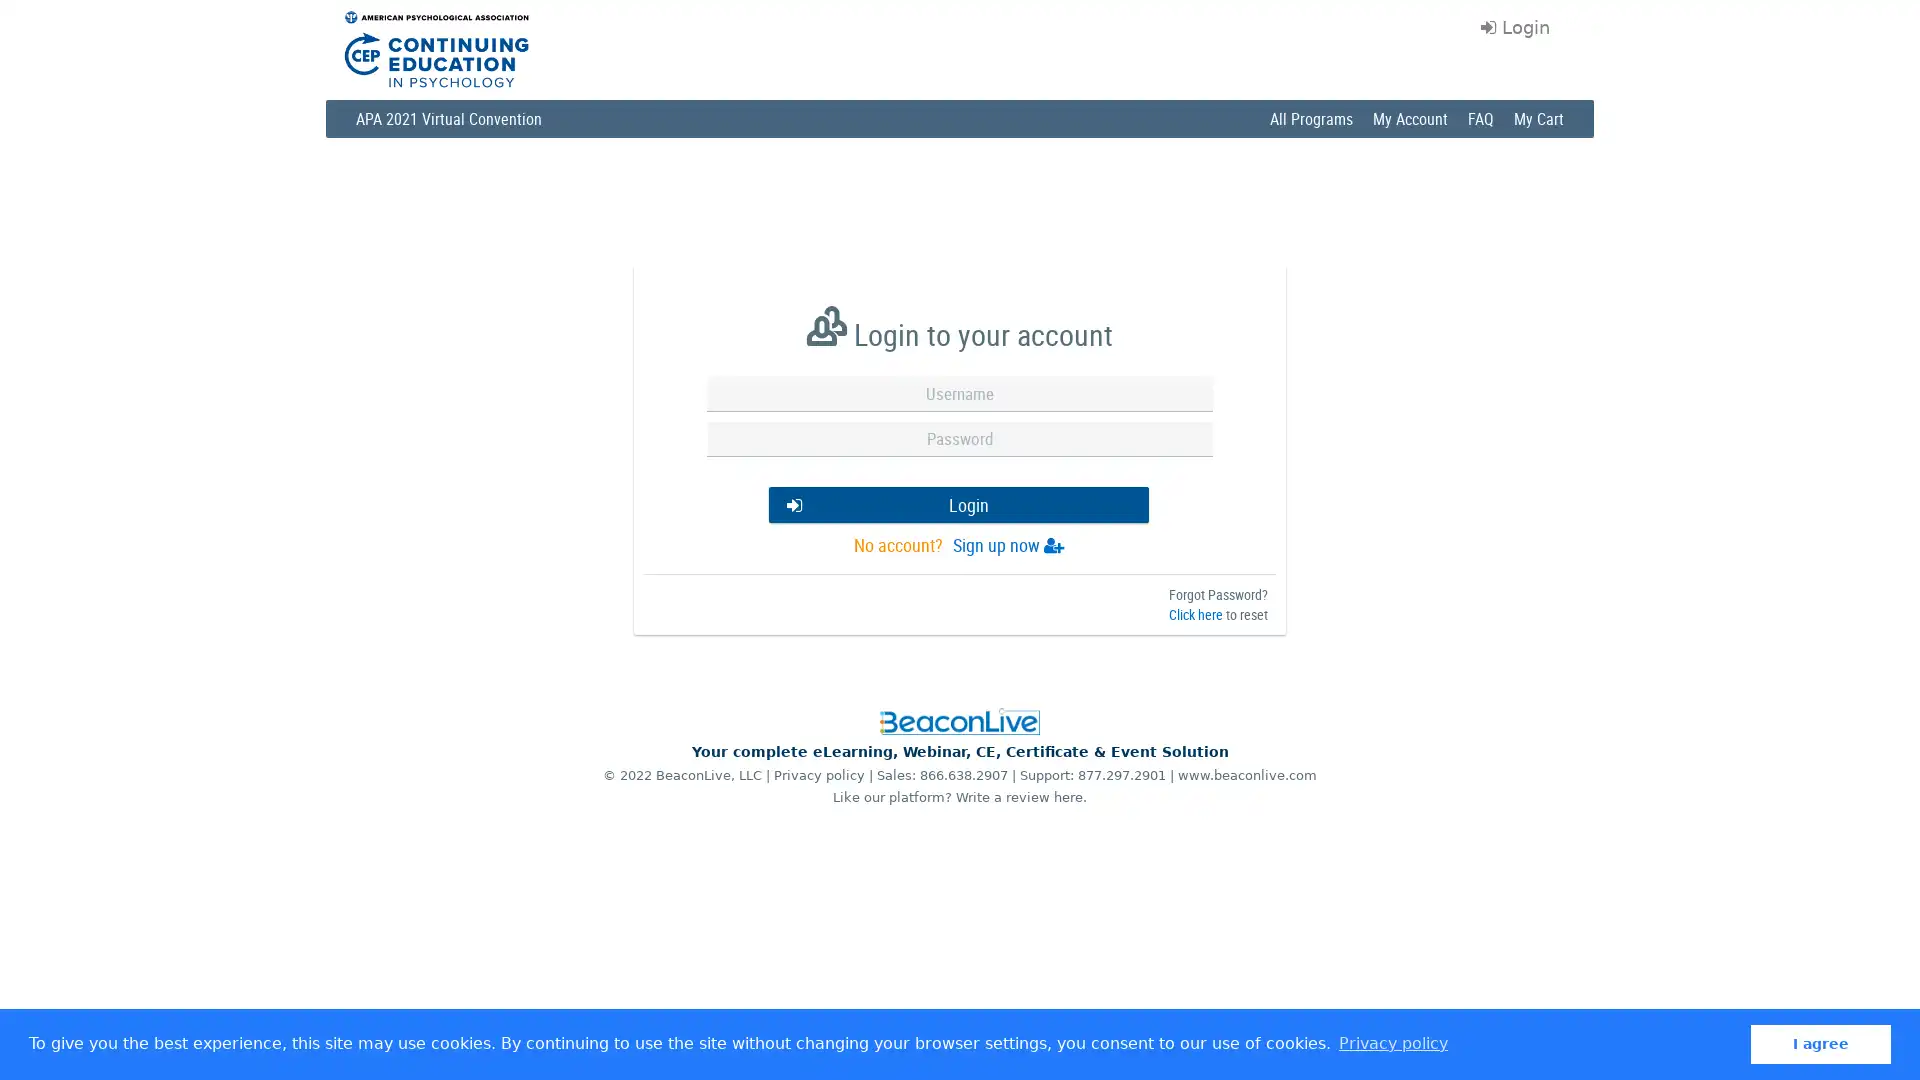 Image resolution: width=1920 pixels, height=1080 pixels. What do you see at coordinates (1820, 1043) in the screenshot?
I see `dismiss cookie message` at bounding box center [1820, 1043].